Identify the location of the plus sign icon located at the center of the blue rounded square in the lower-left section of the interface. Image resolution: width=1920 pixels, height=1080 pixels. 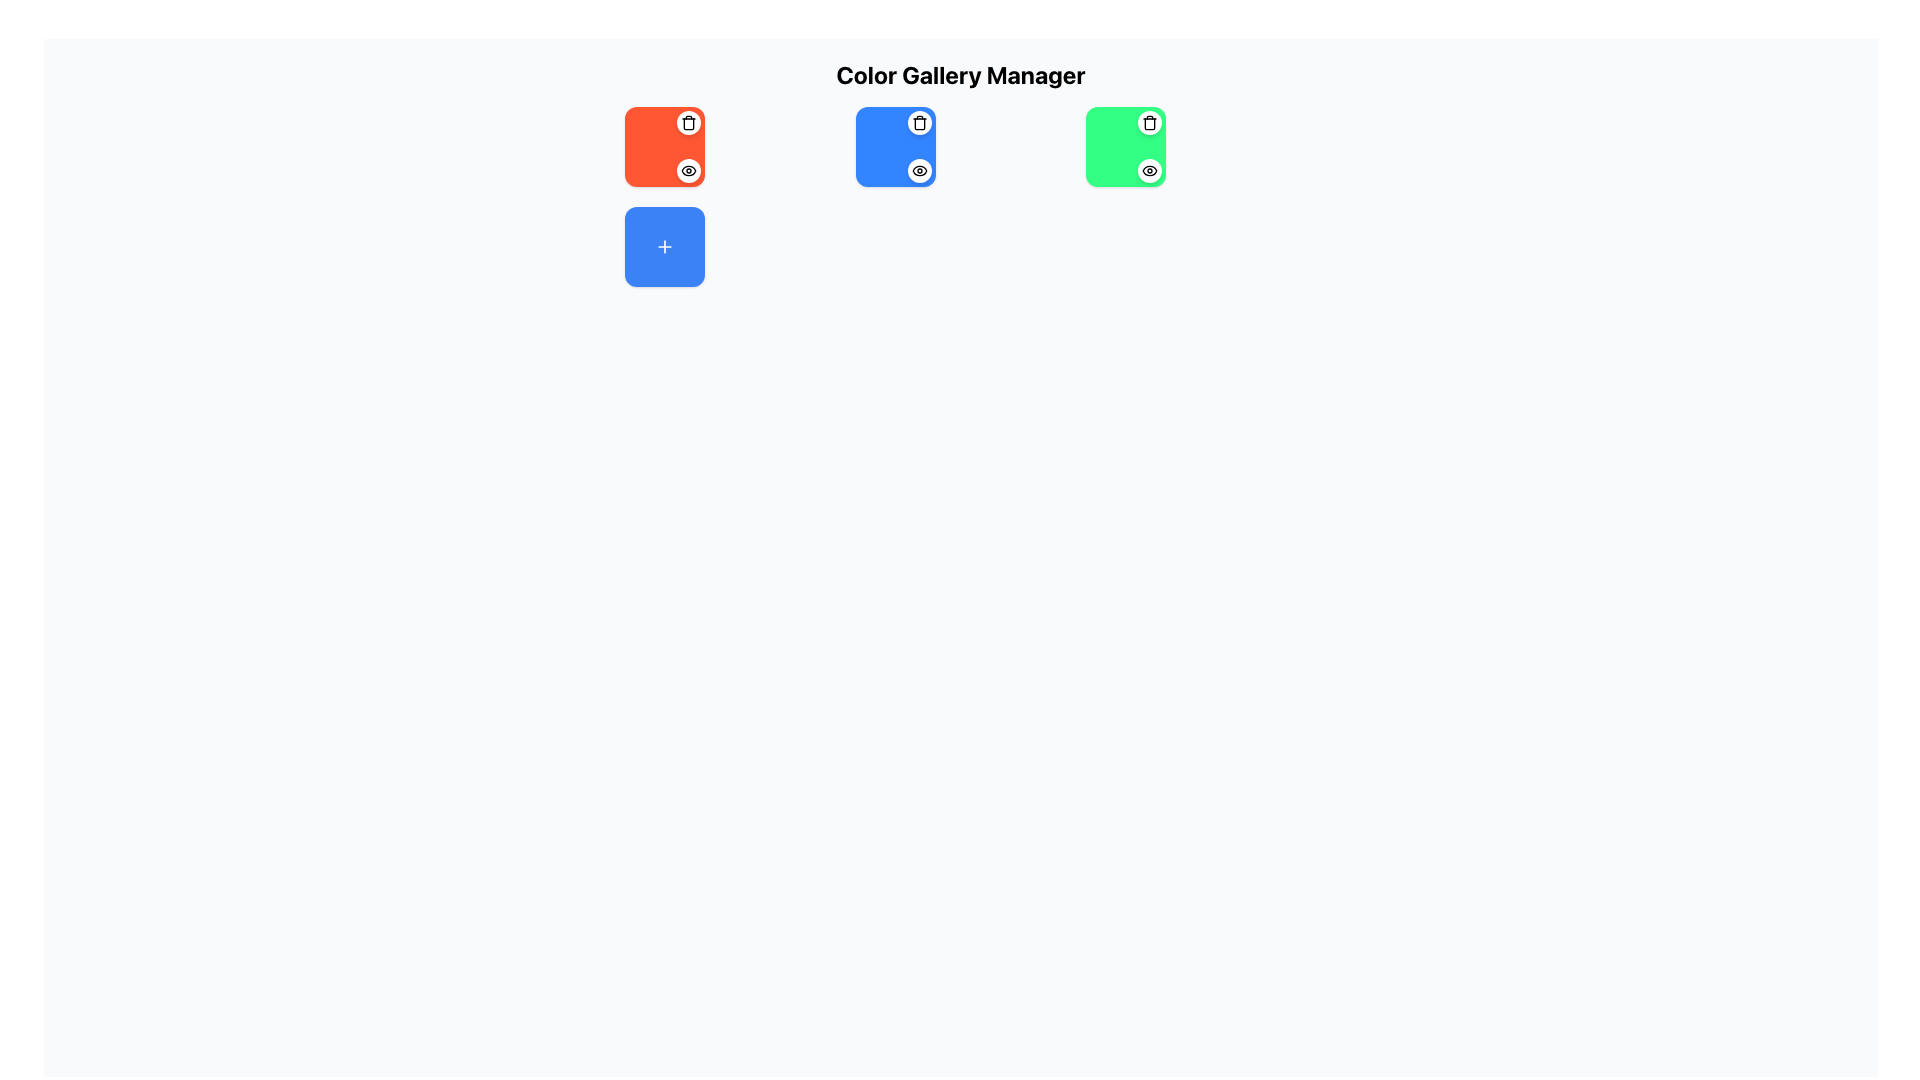
(665, 245).